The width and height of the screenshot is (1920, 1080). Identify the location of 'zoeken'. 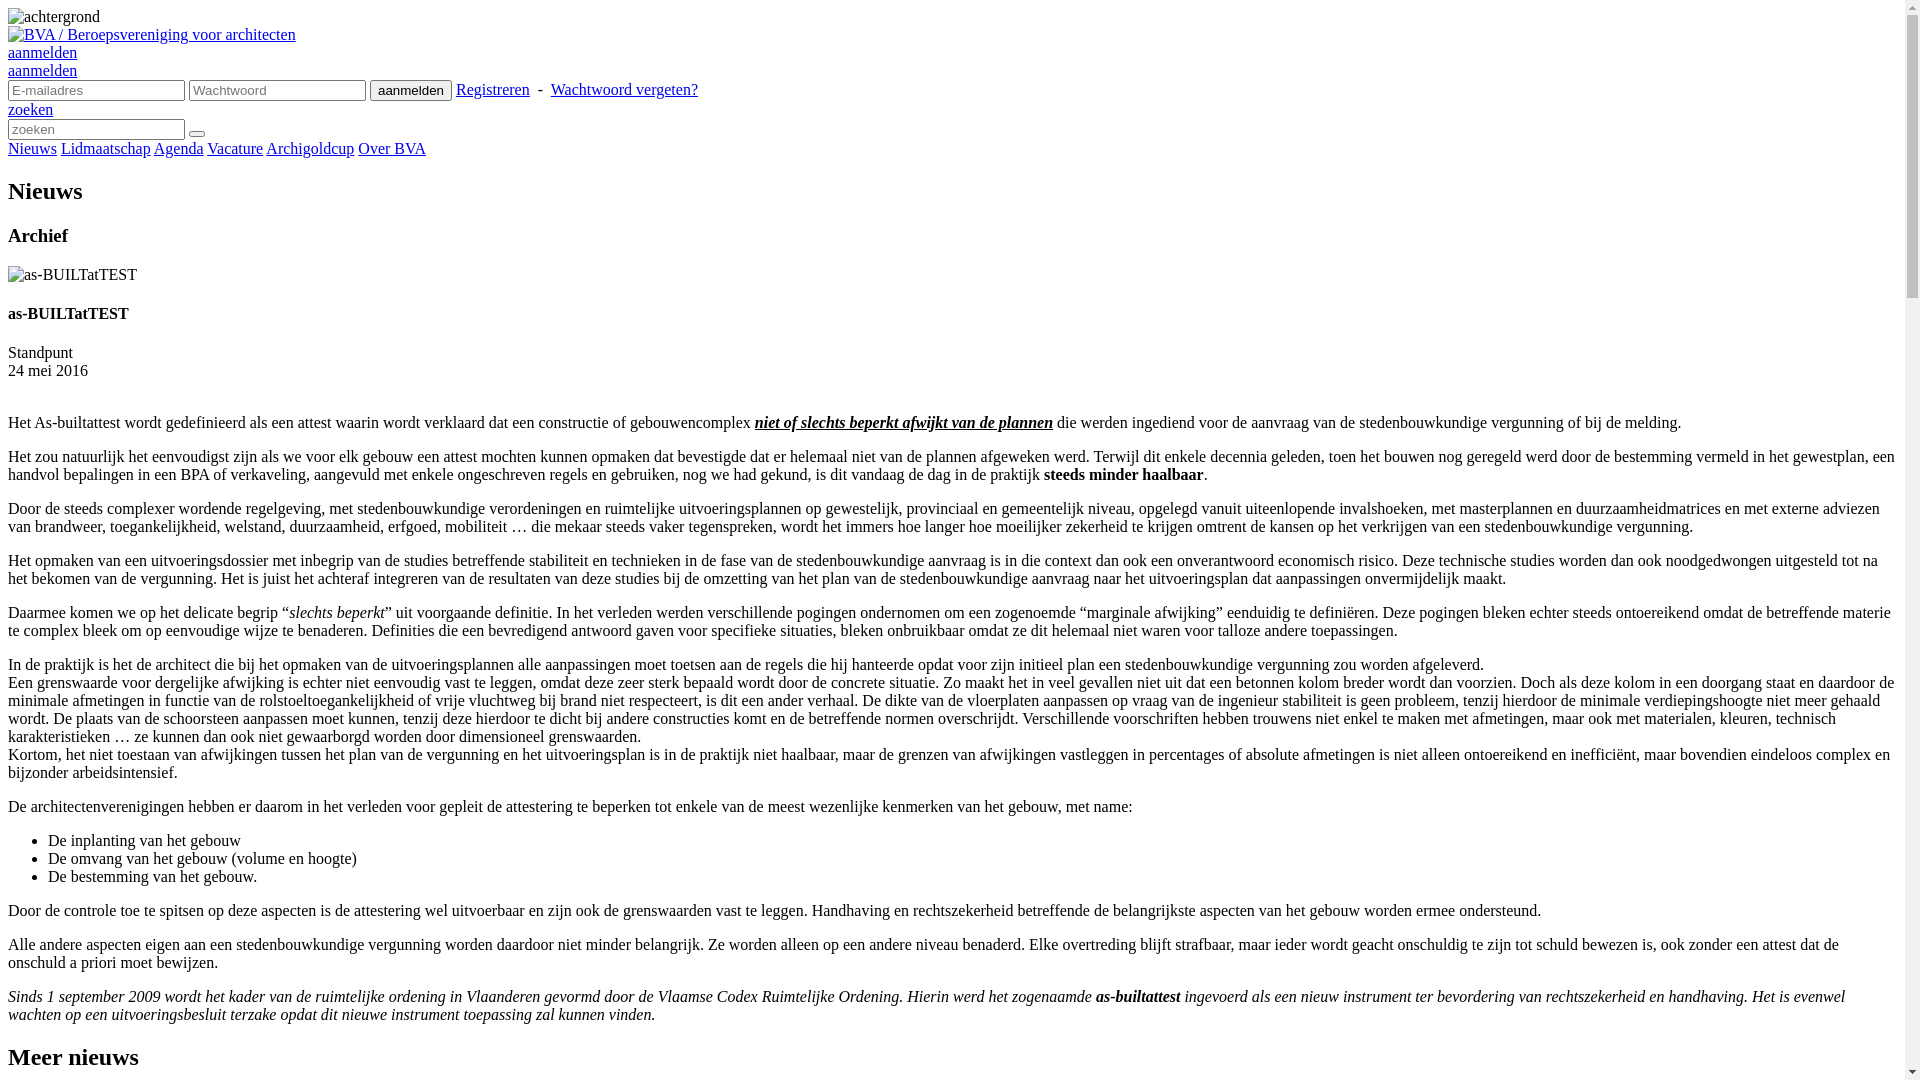
(30, 109).